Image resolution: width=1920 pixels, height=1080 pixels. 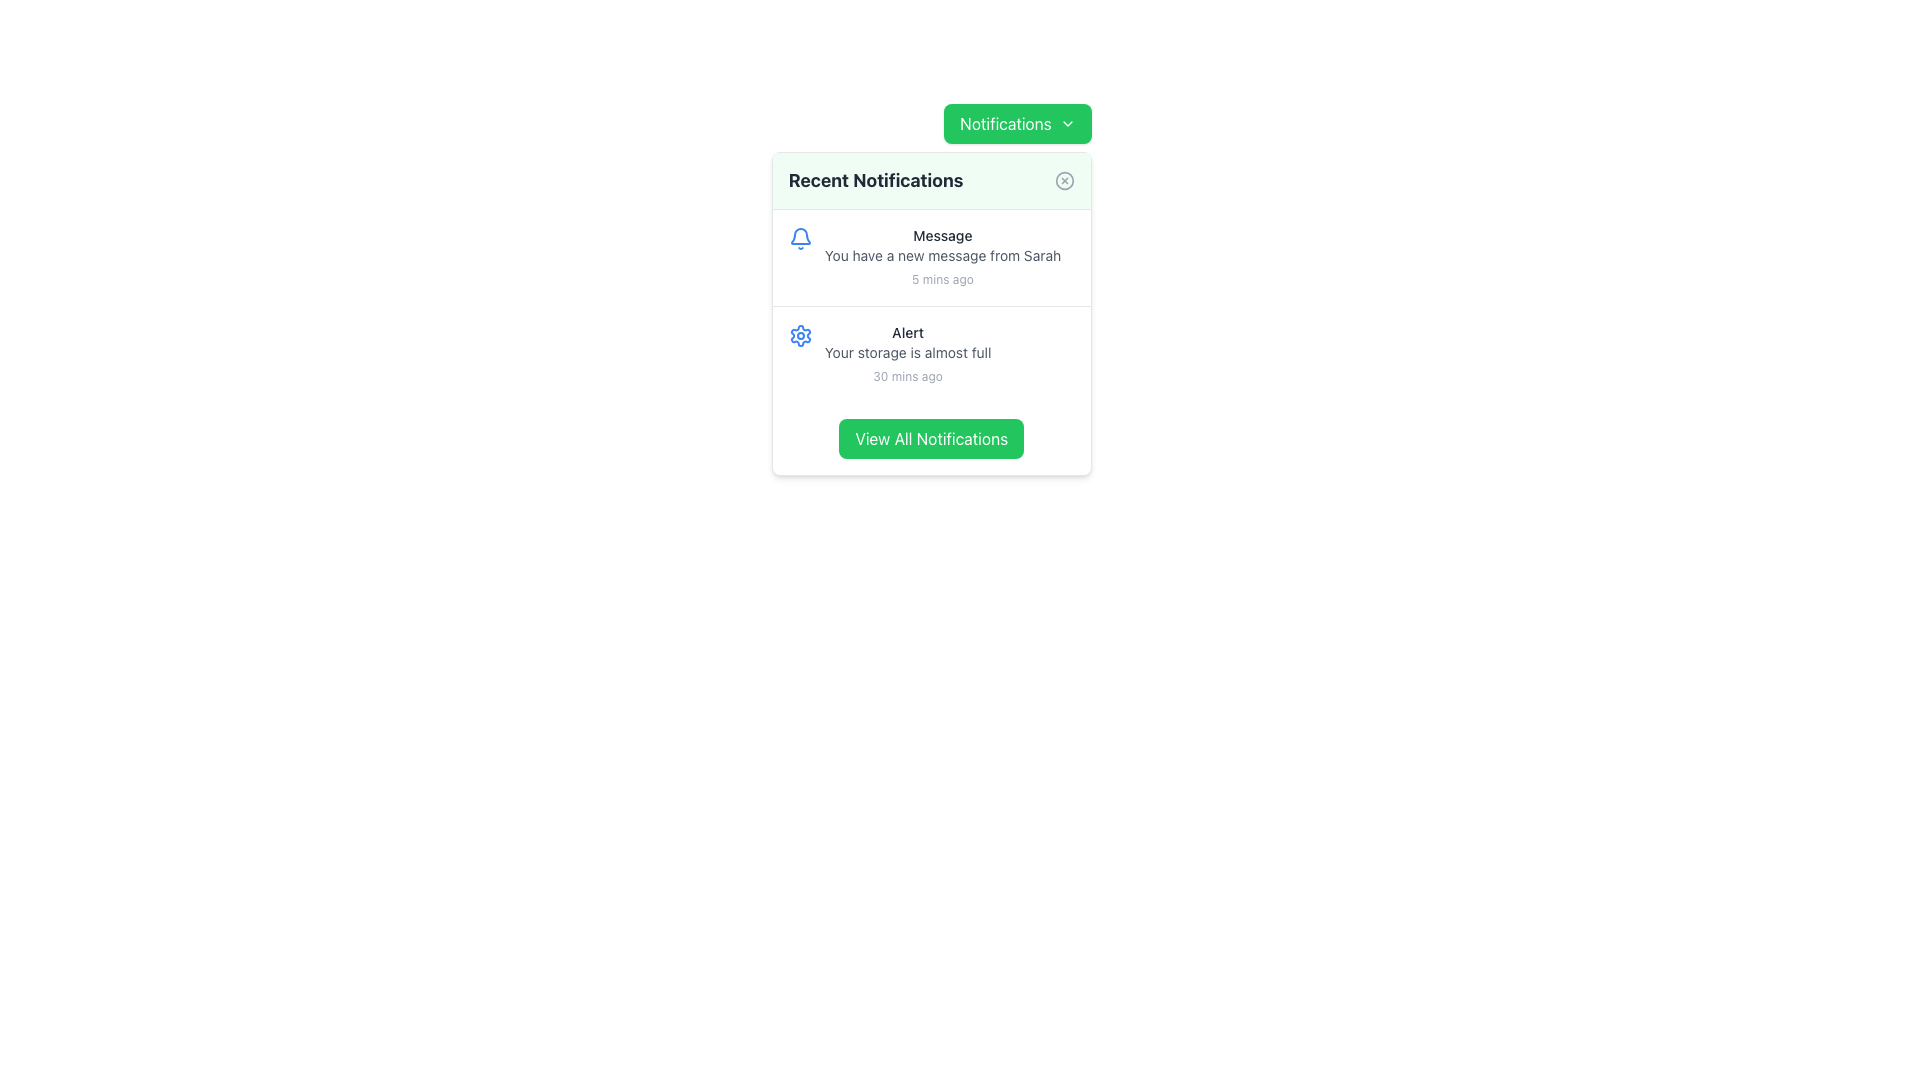 What do you see at coordinates (941, 257) in the screenshot?
I see `the top notification entry that says 'You have a new message from Sarah' under the 'Recent Notifications' header` at bounding box center [941, 257].